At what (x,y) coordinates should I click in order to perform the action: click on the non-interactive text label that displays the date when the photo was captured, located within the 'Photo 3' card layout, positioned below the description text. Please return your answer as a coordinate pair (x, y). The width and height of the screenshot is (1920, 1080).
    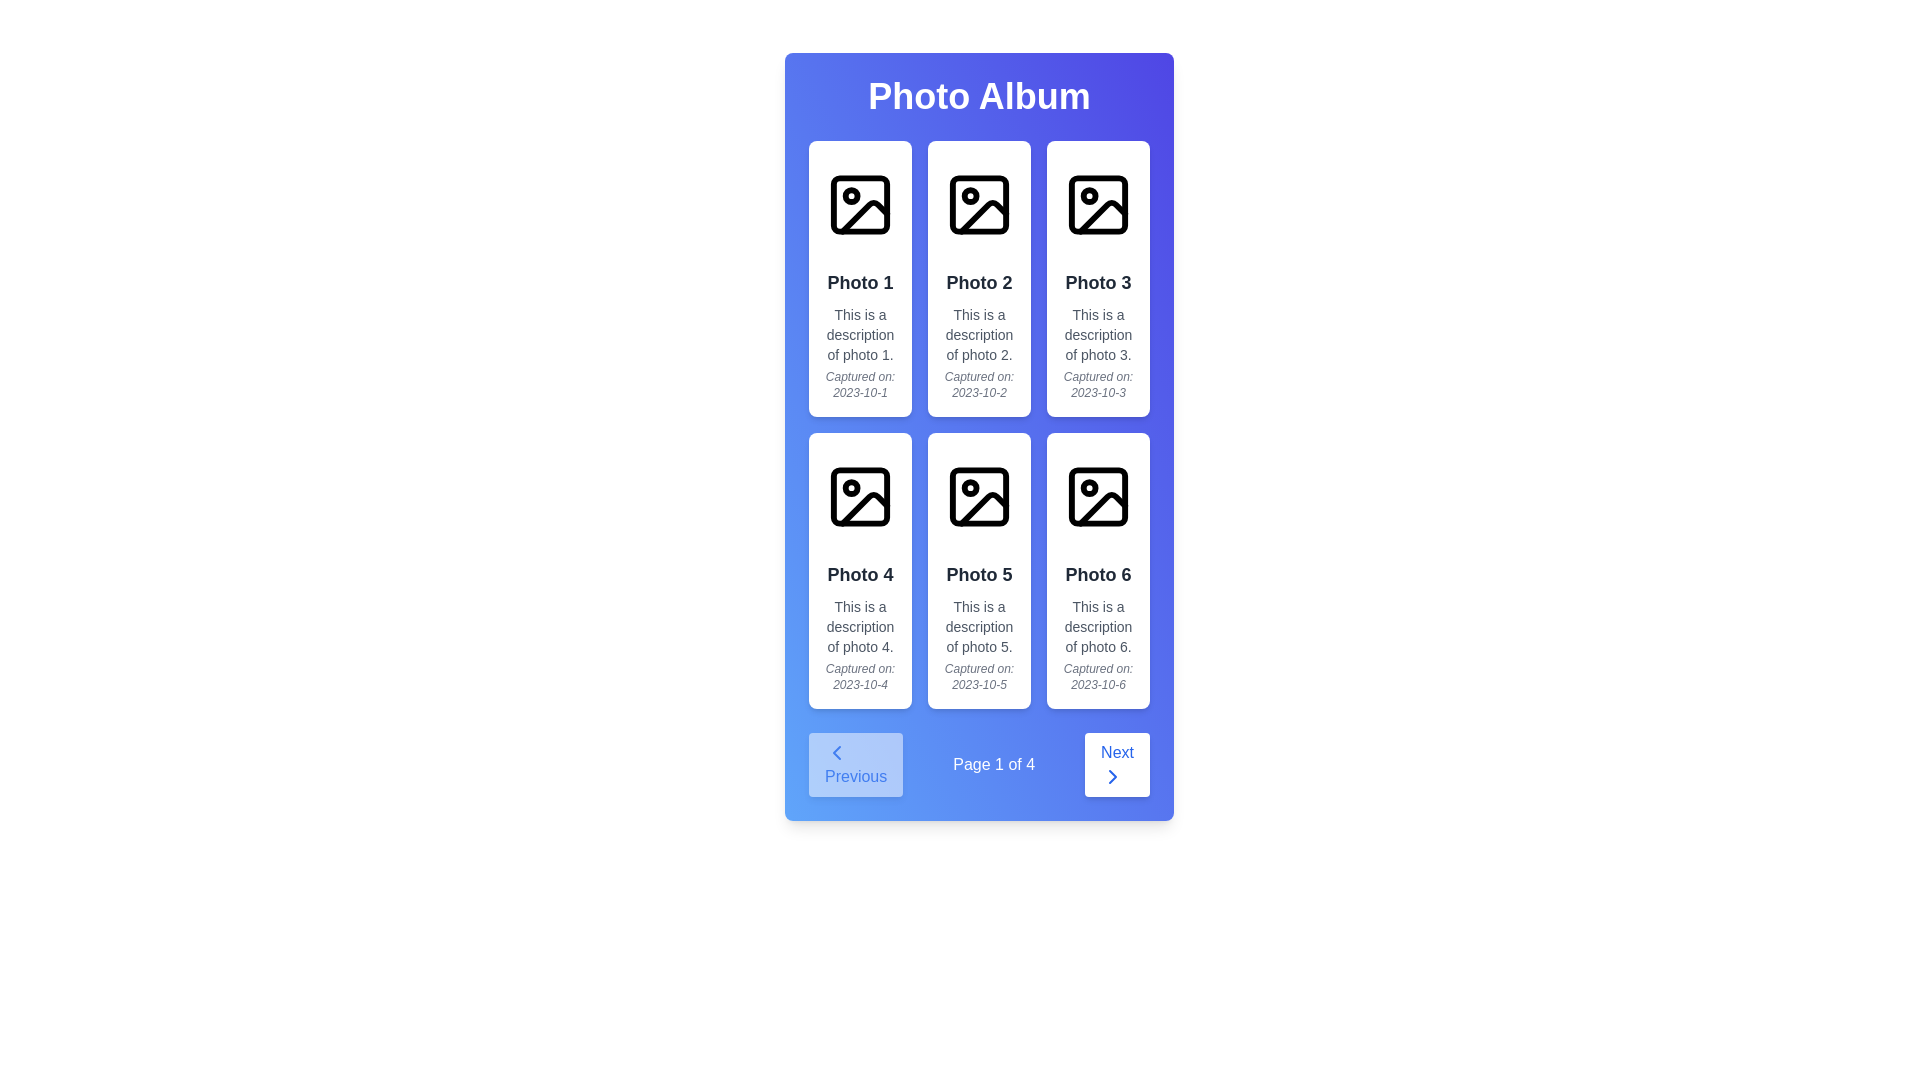
    Looking at the image, I should click on (1097, 385).